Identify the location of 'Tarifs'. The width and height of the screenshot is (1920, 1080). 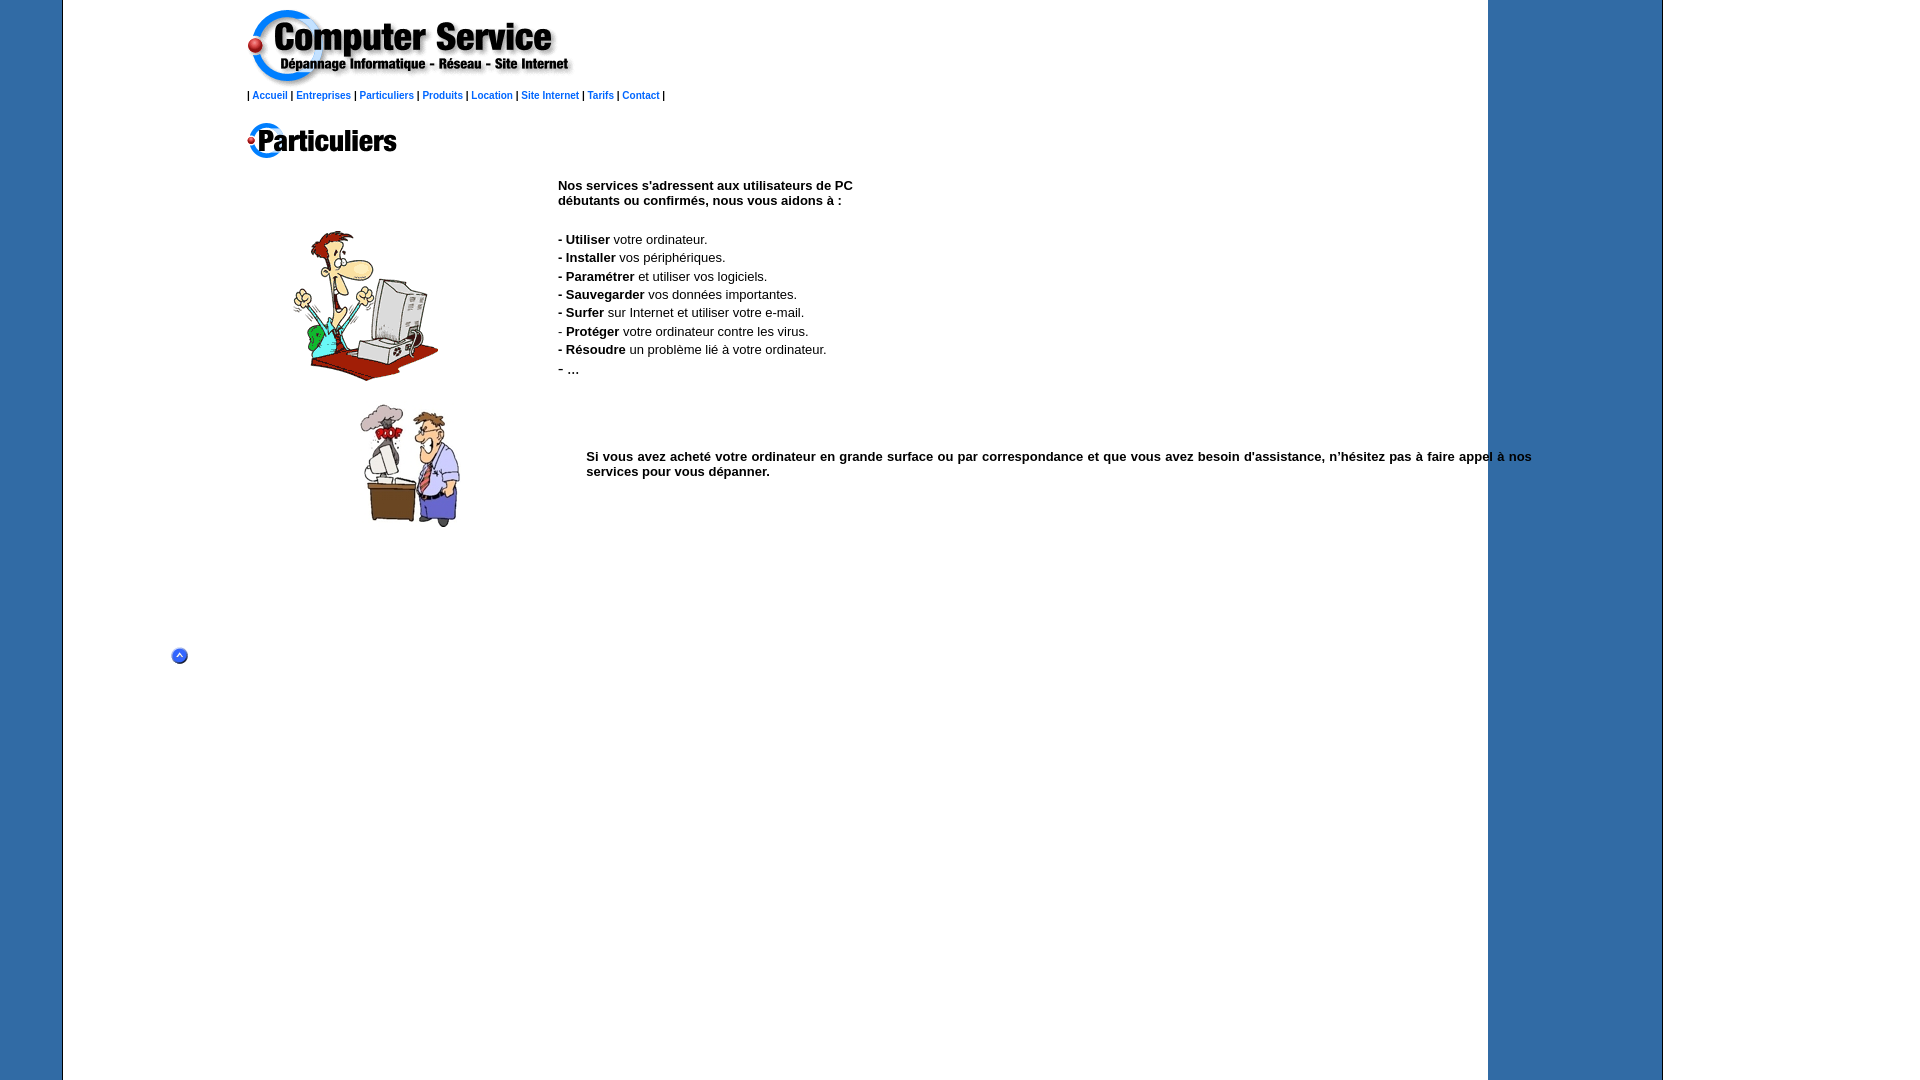
(600, 95).